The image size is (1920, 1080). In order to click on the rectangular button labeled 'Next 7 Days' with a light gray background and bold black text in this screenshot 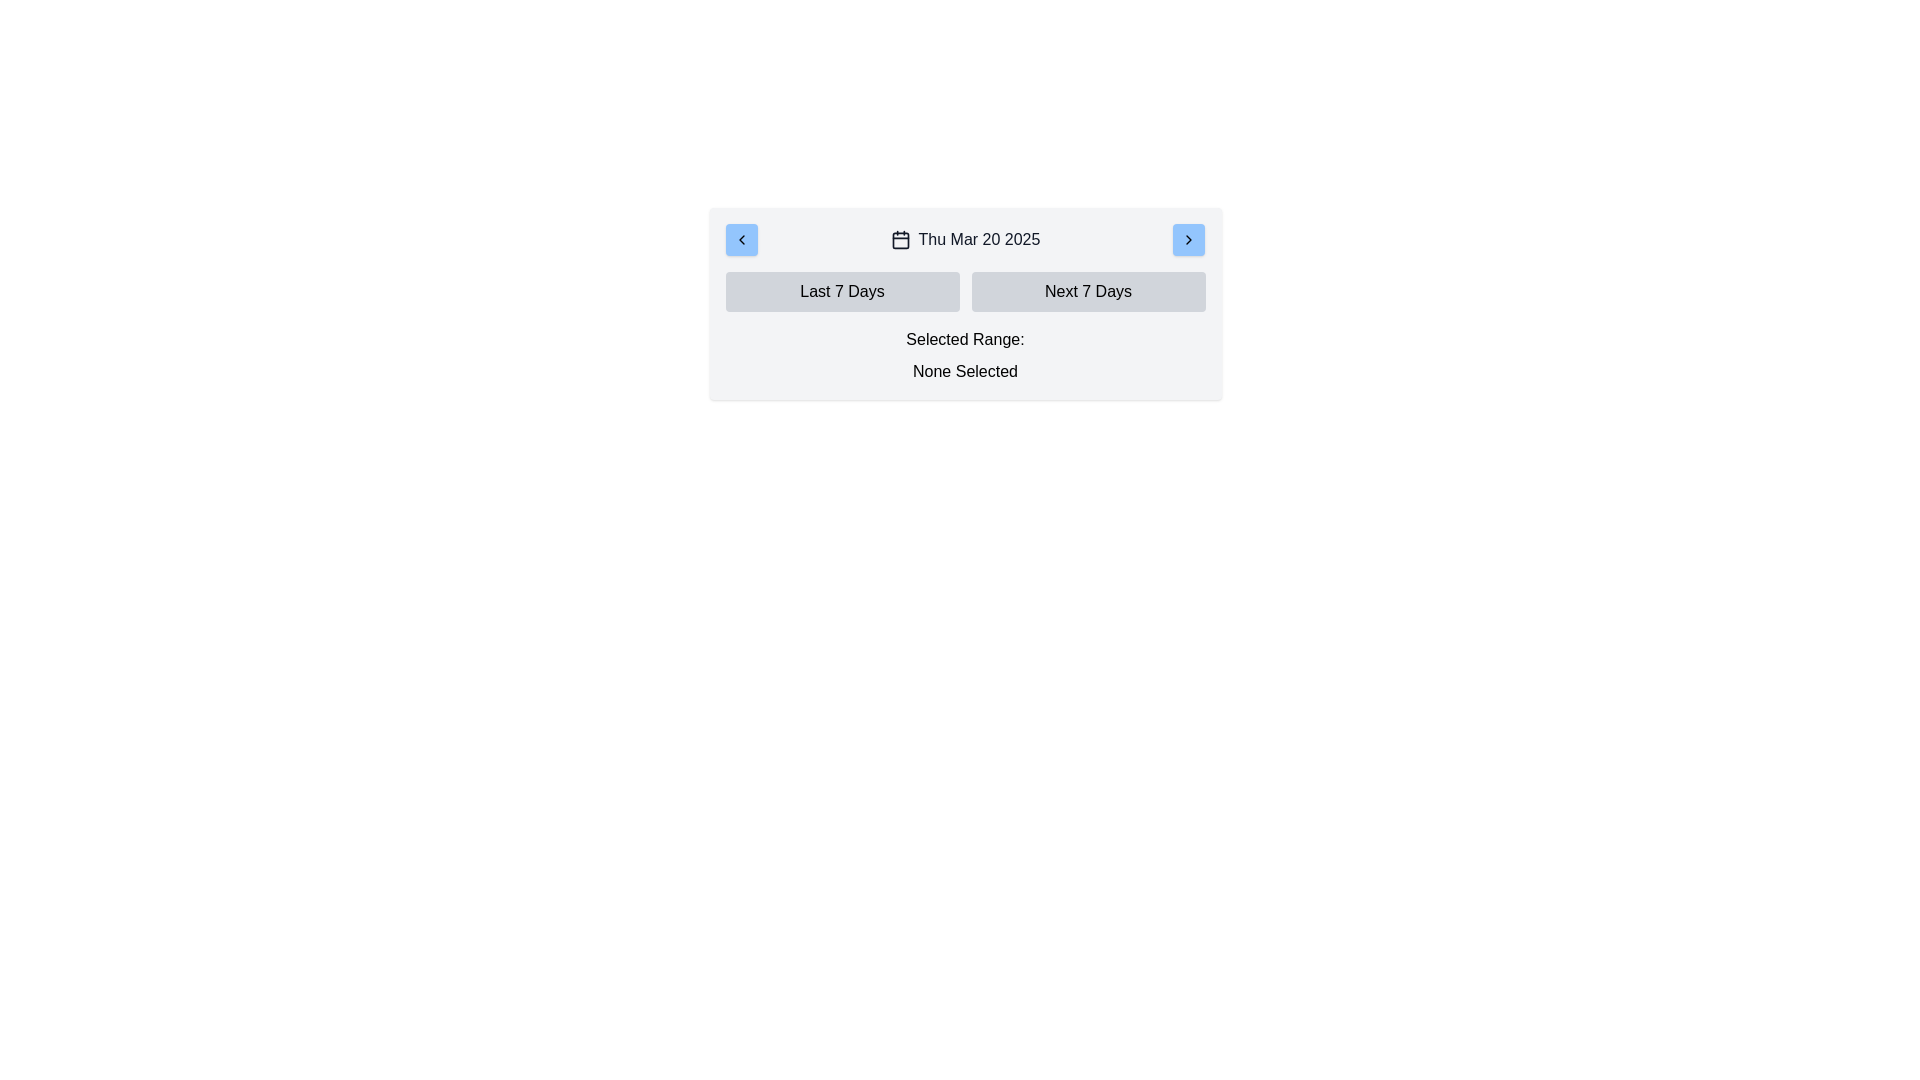, I will do `click(1087, 292)`.